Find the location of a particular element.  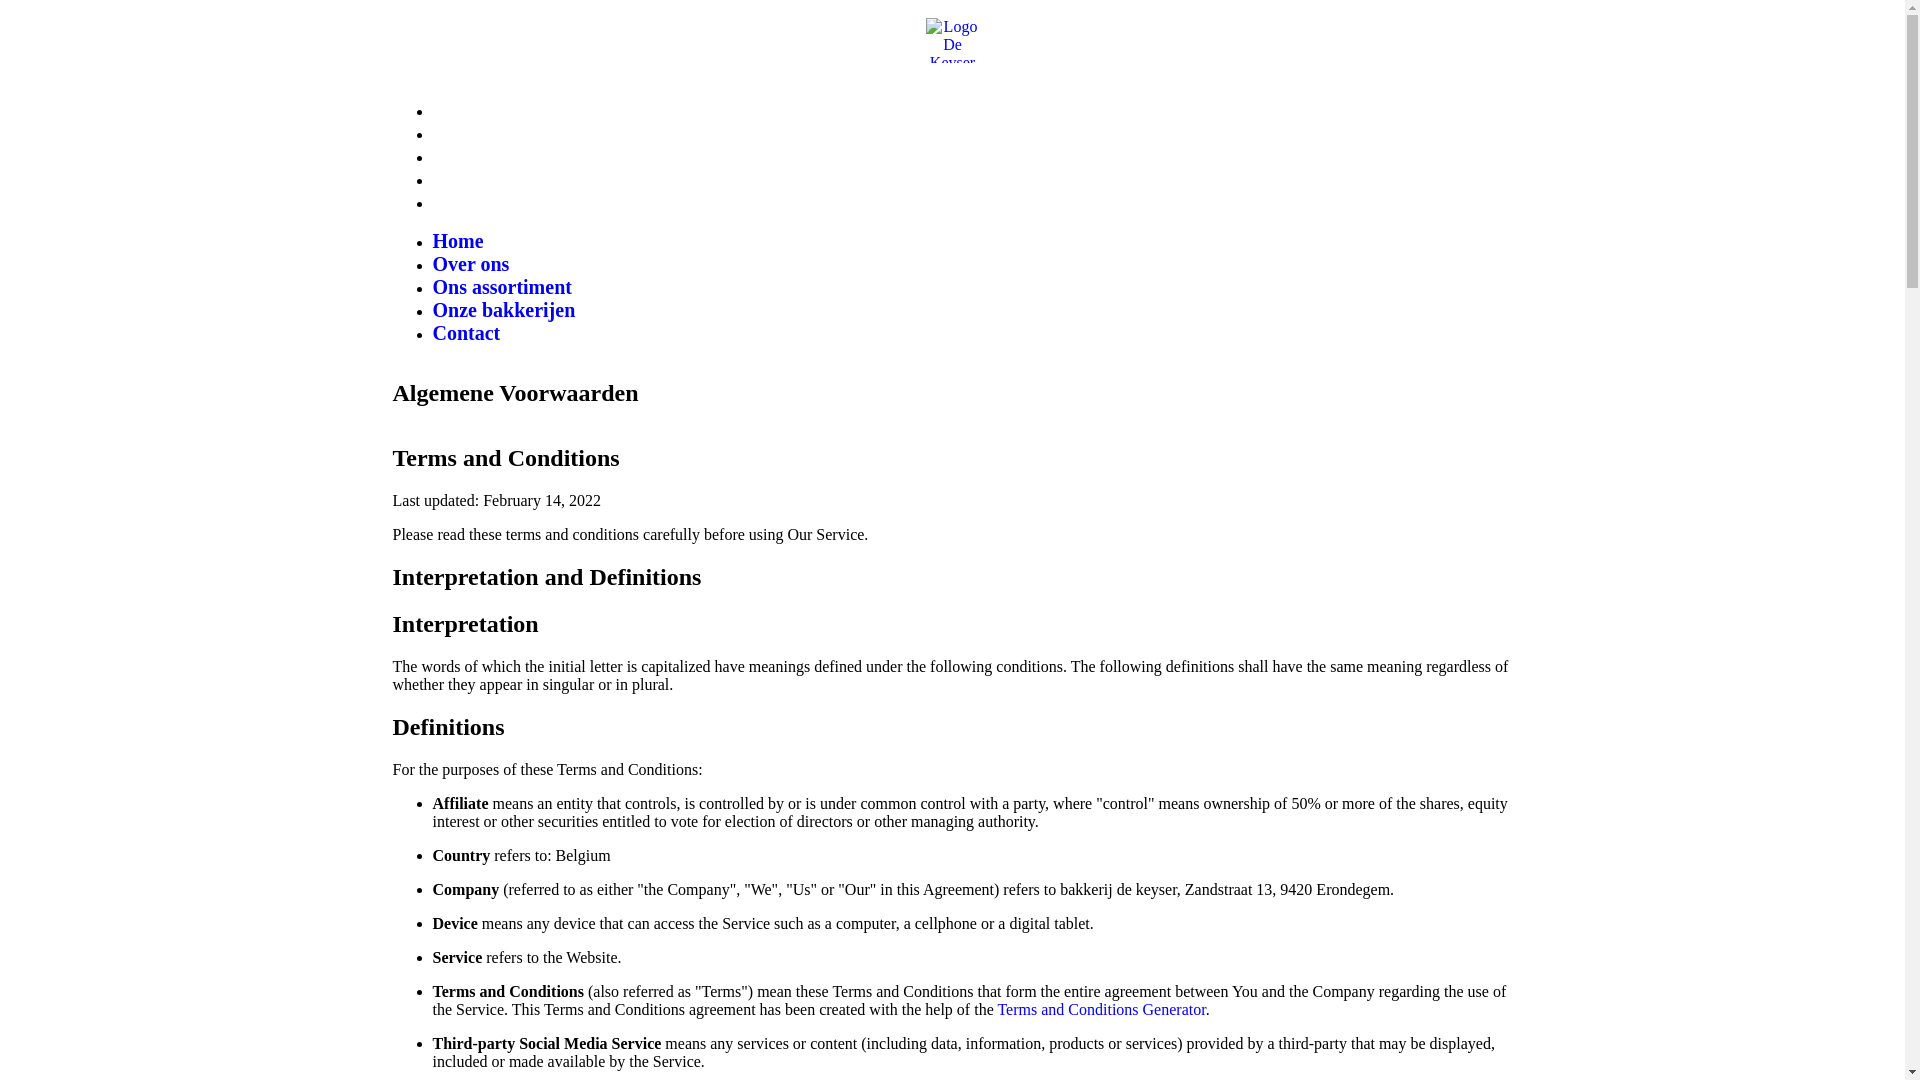

'Ons assortiment' is located at coordinates (501, 286).